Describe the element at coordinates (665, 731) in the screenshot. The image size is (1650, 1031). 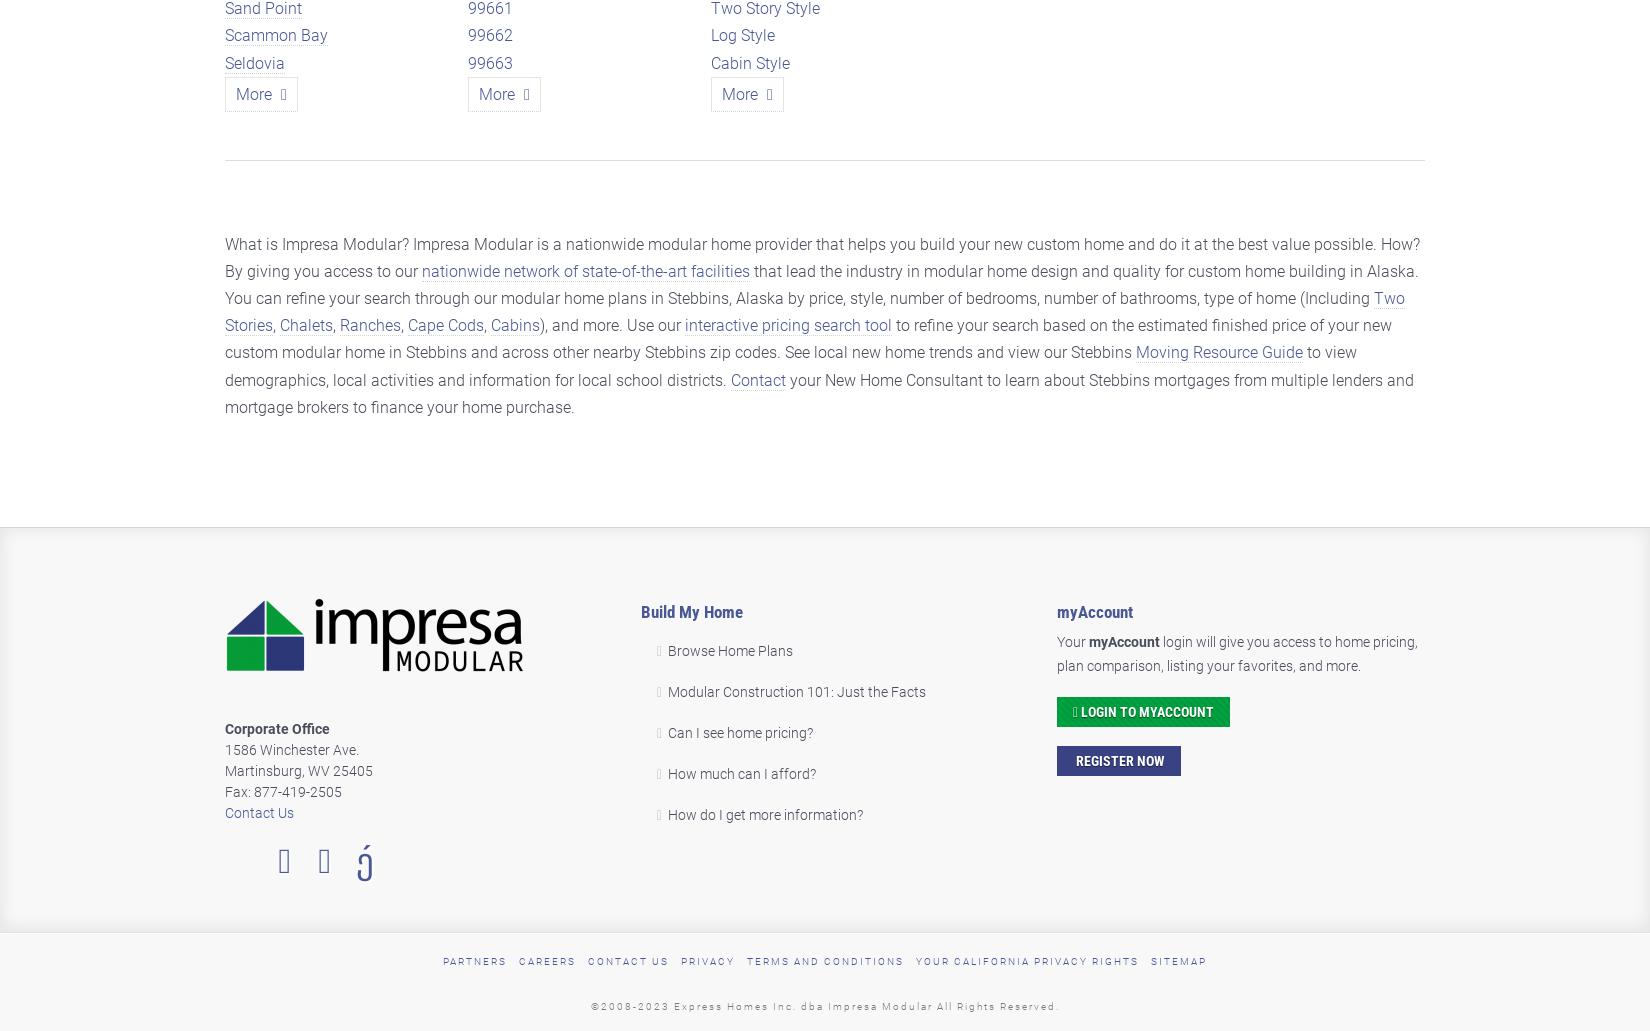
I see `'Can I see home pricing?'` at that location.